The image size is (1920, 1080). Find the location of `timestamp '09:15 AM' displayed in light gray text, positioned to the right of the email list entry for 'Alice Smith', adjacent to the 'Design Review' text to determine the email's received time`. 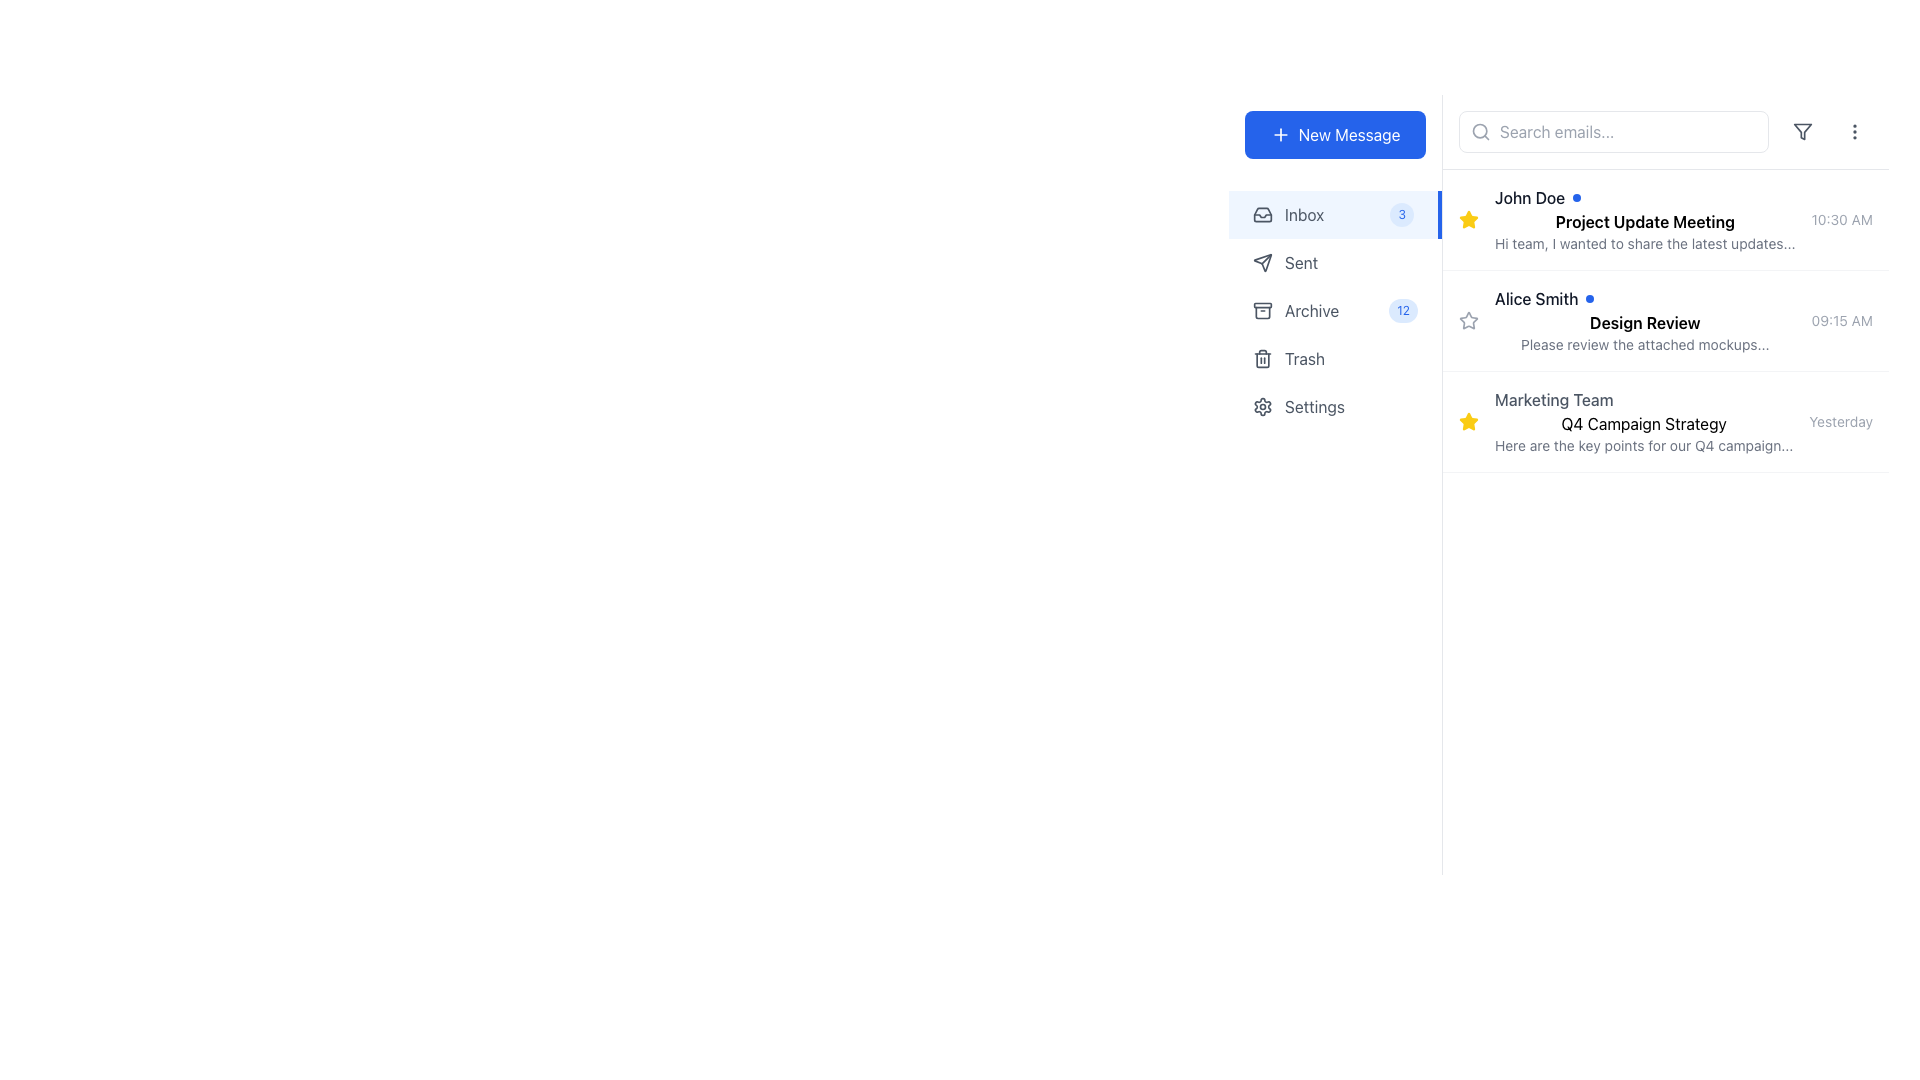

timestamp '09:15 AM' displayed in light gray text, positioned to the right of the email list entry for 'Alice Smith', adjacent to the 'Design Review' text to determine the email's received time is located at coordinates (1841, 319).